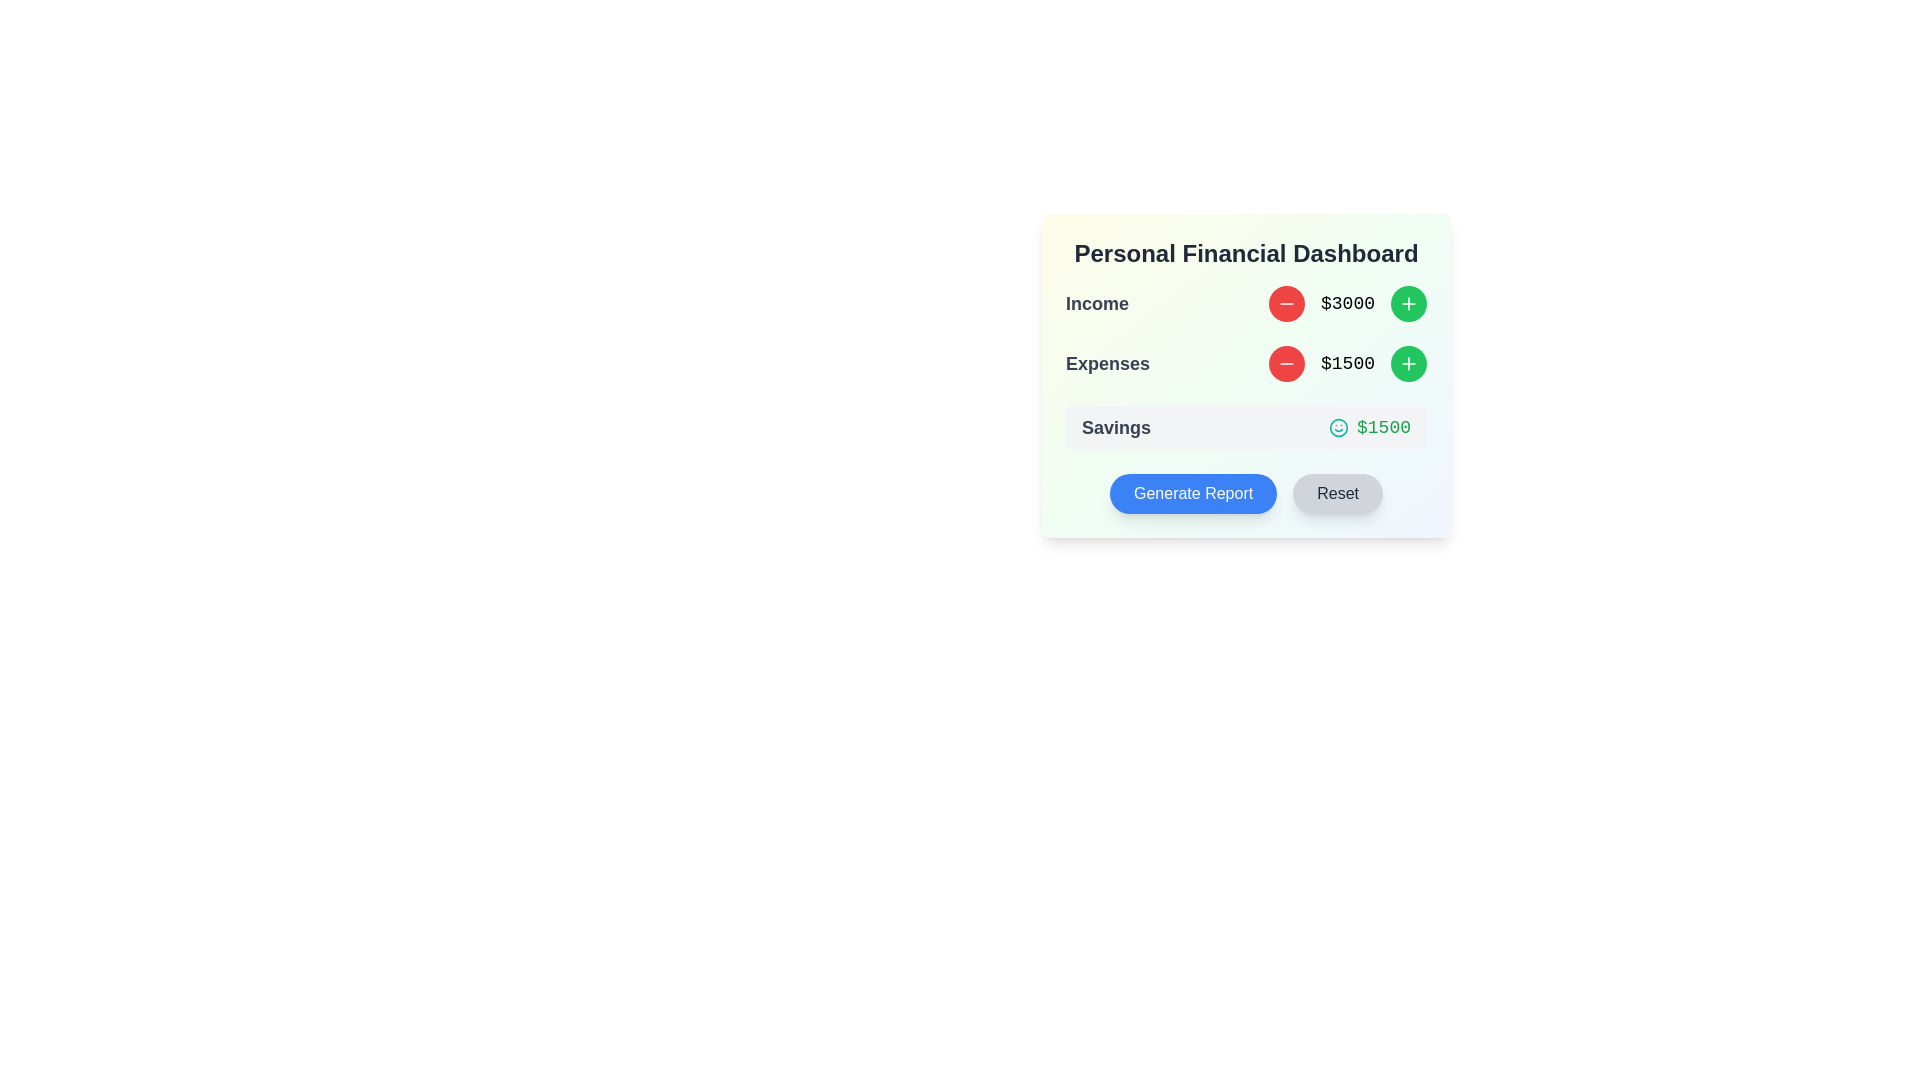  I want to click on the circular green button with a white plus symbol to increment the 'Expenses' value in the 'Personal Financial Dashboard', so click(1408, 363).